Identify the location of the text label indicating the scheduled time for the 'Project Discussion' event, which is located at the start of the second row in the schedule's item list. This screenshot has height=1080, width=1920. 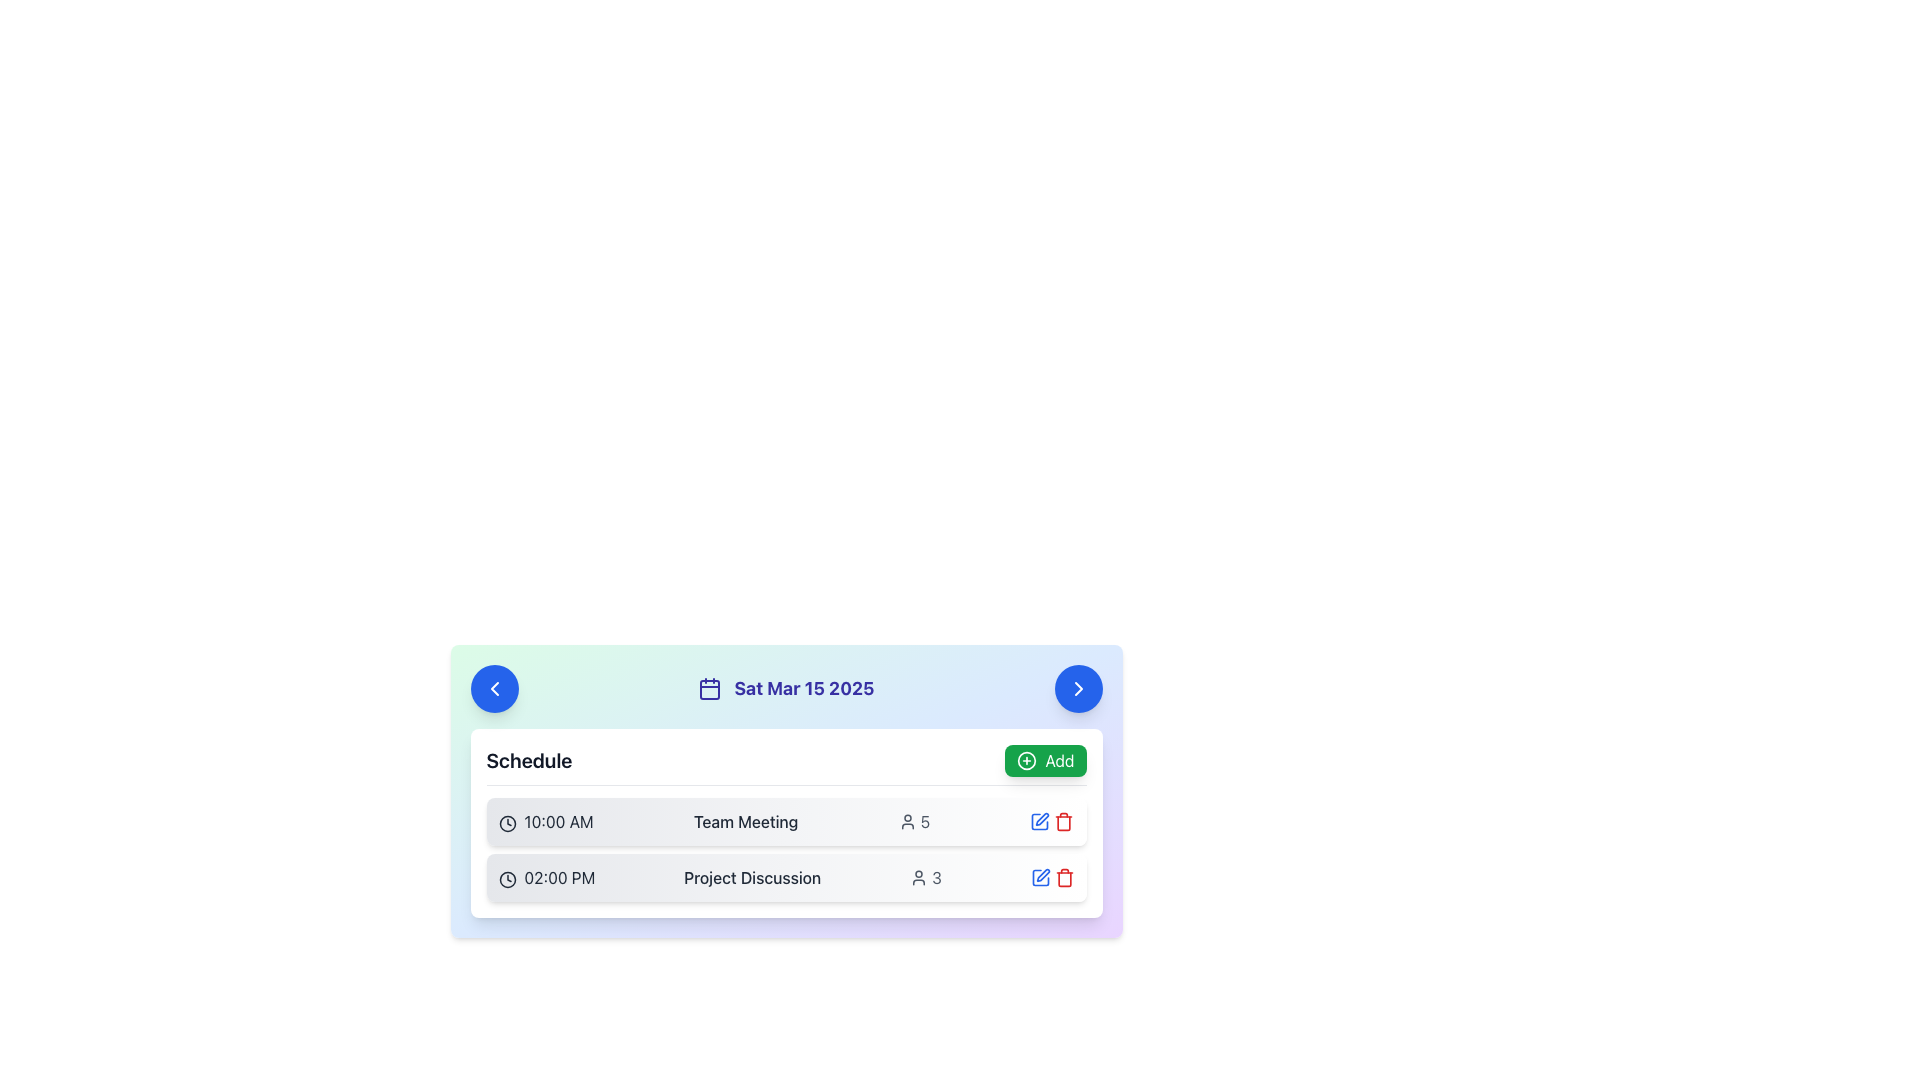
(546, 877).